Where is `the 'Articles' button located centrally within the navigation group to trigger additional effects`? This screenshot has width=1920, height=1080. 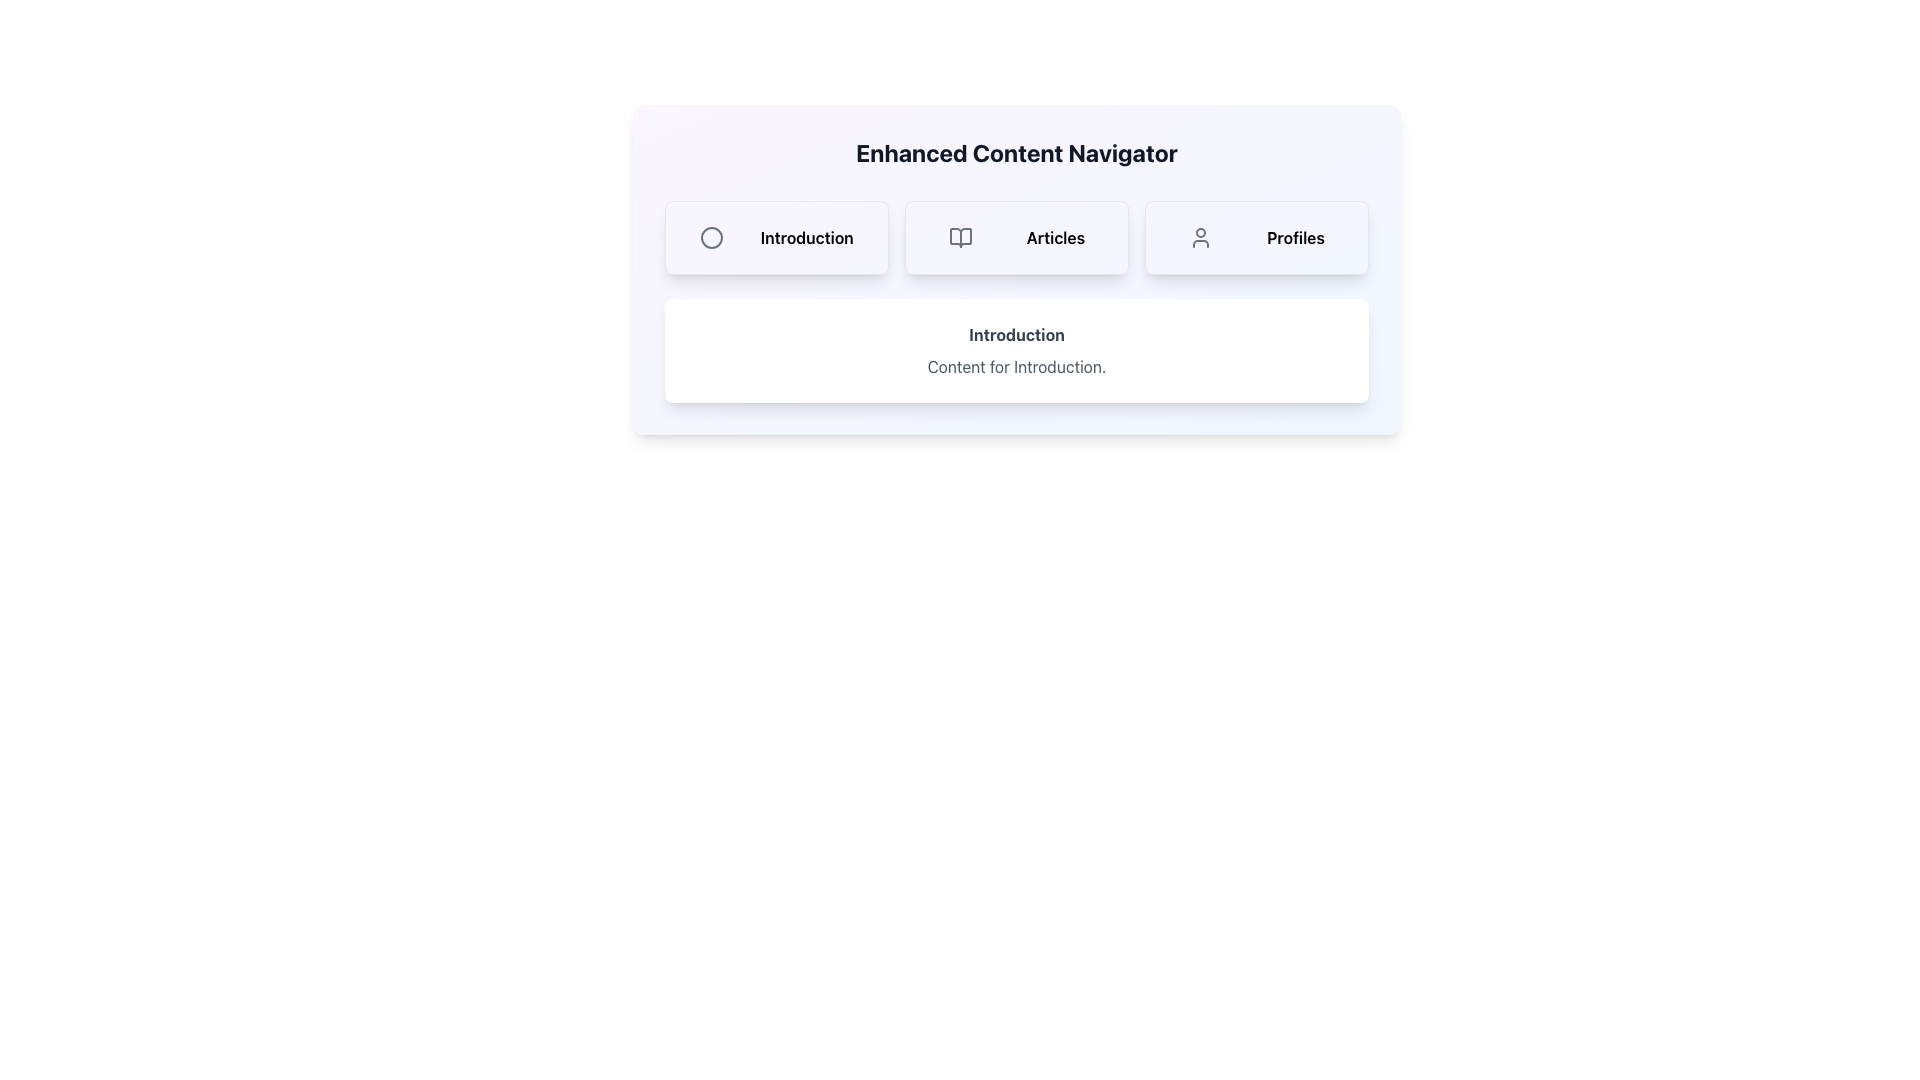
the 'Articles' button located centrally within the navigation group to trigger additional effects is located at coordinates (1017, 237).